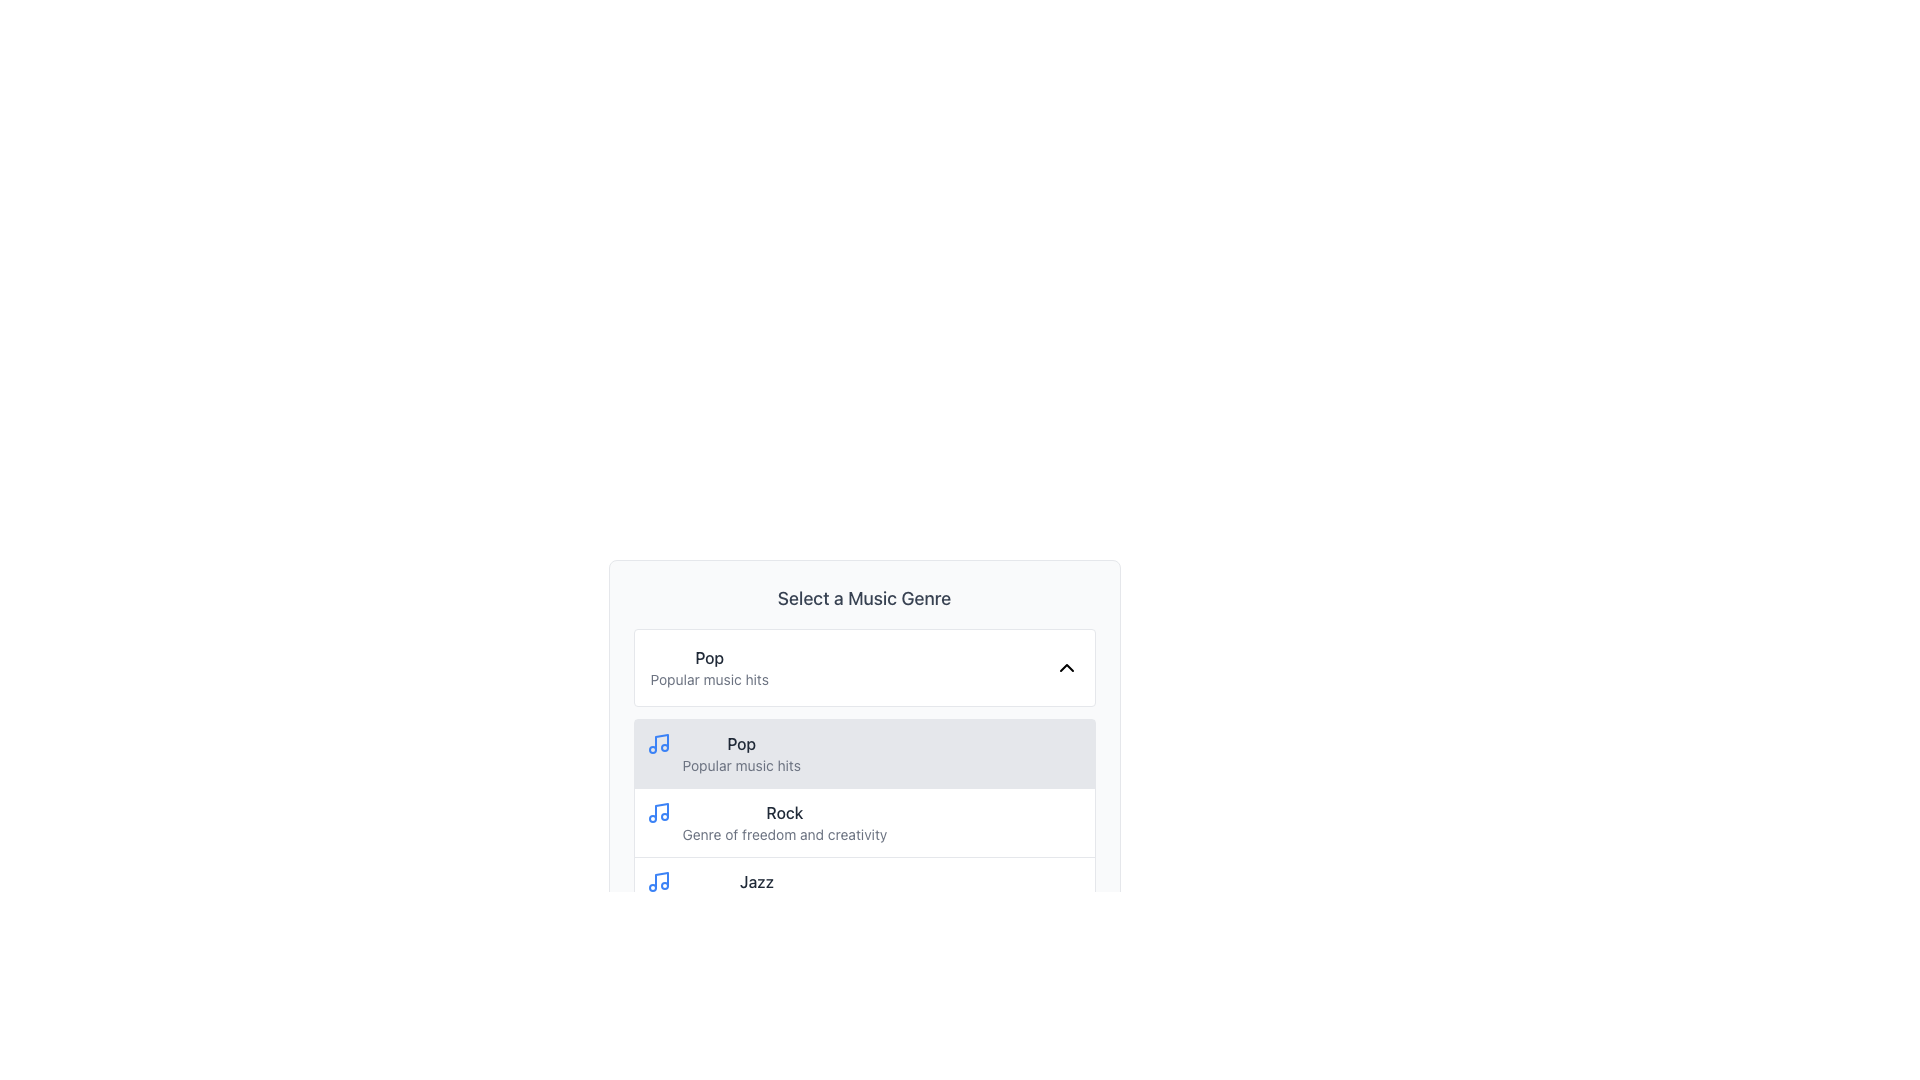 The height and width of the screenshot is (1080, 1920). What do you see at coordinates (783, 822) in the screenshot?
I see `the 'Rock' genre list item in the dropdown panel titled 'Select a Music Genre'` at bounding box center [783, 822].